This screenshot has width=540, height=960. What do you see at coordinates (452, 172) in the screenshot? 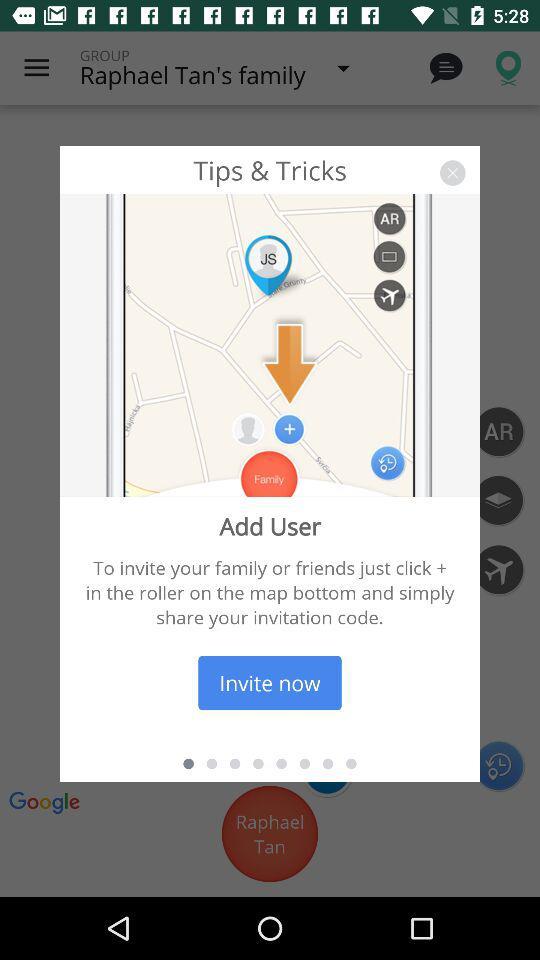
I see `close` at bounding box center [452, 172].